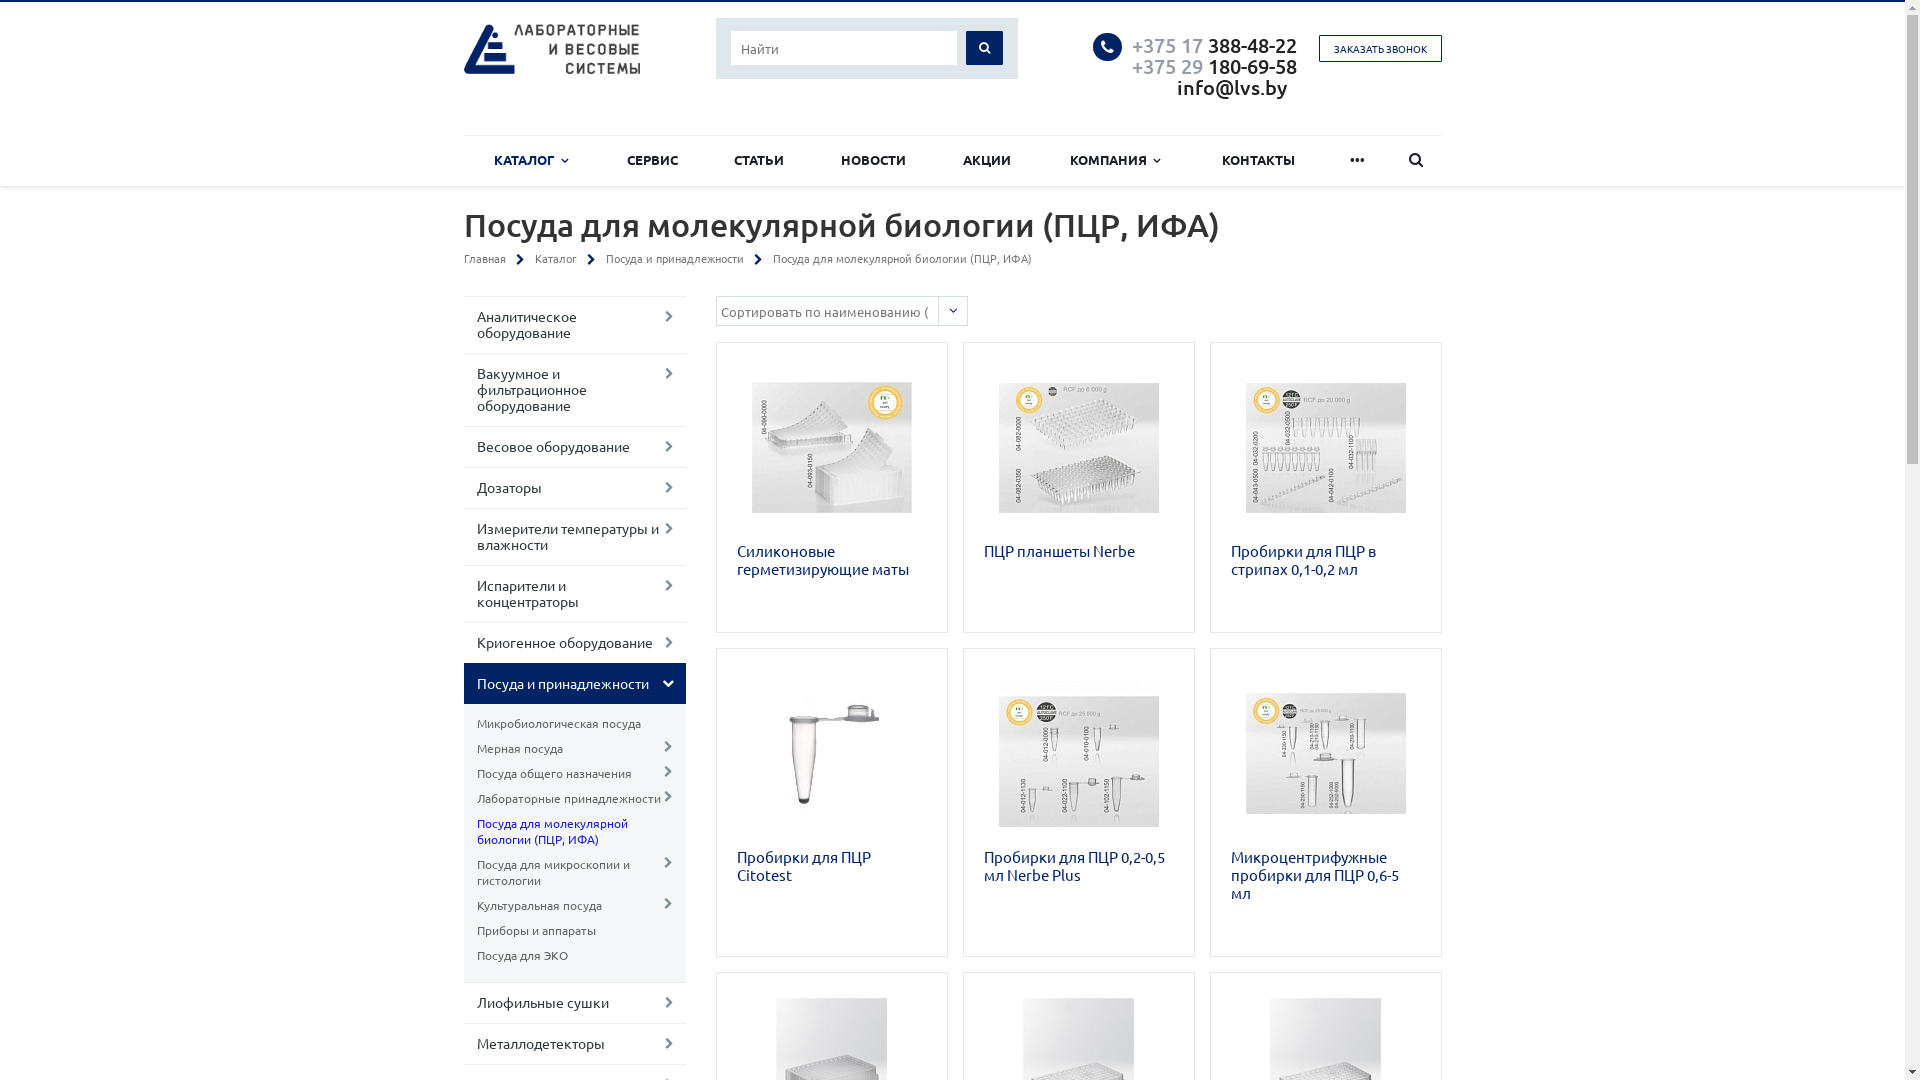 This screenshot has height=1080, width=1920. Describe the element at coordinates (1213, 45) in the screenshot. I see `'+375 17 388-48-22'` at that location.